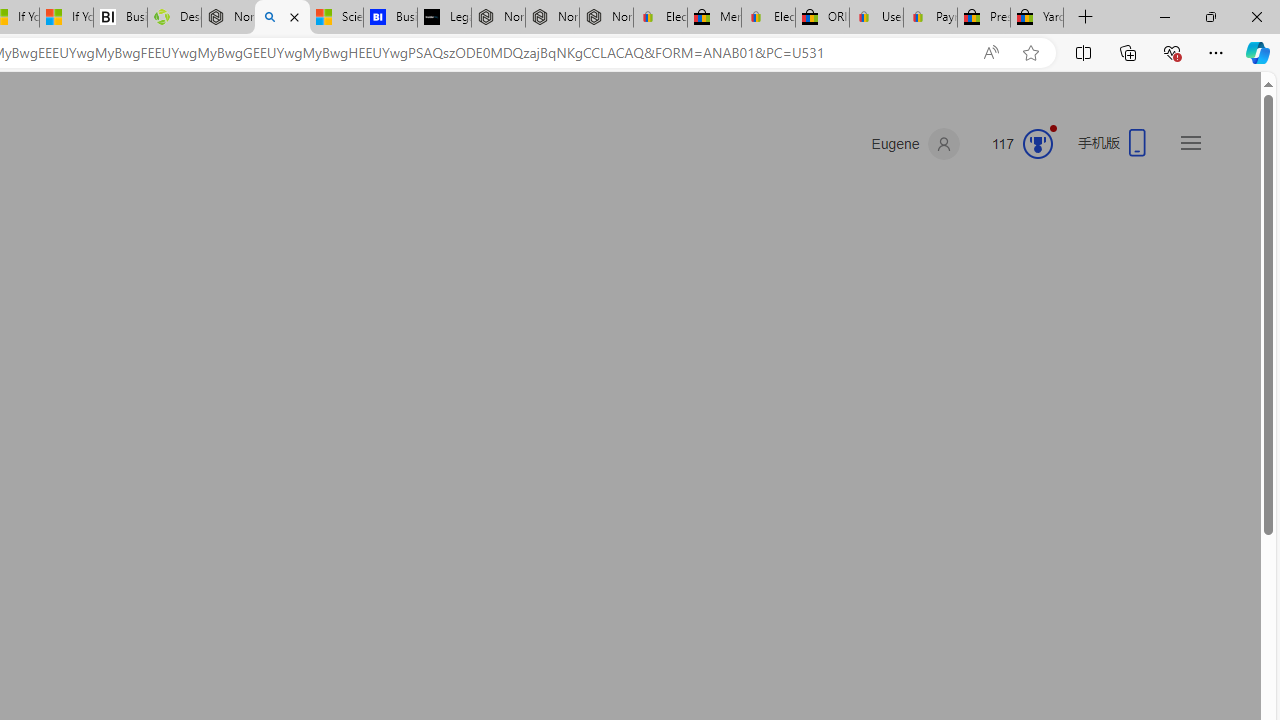 This screenshot has height=720, width=1280. Describe the element at coordinates (876, 17) in the screenshot. I see `'User Privacy Notice | eBay'` at that location.